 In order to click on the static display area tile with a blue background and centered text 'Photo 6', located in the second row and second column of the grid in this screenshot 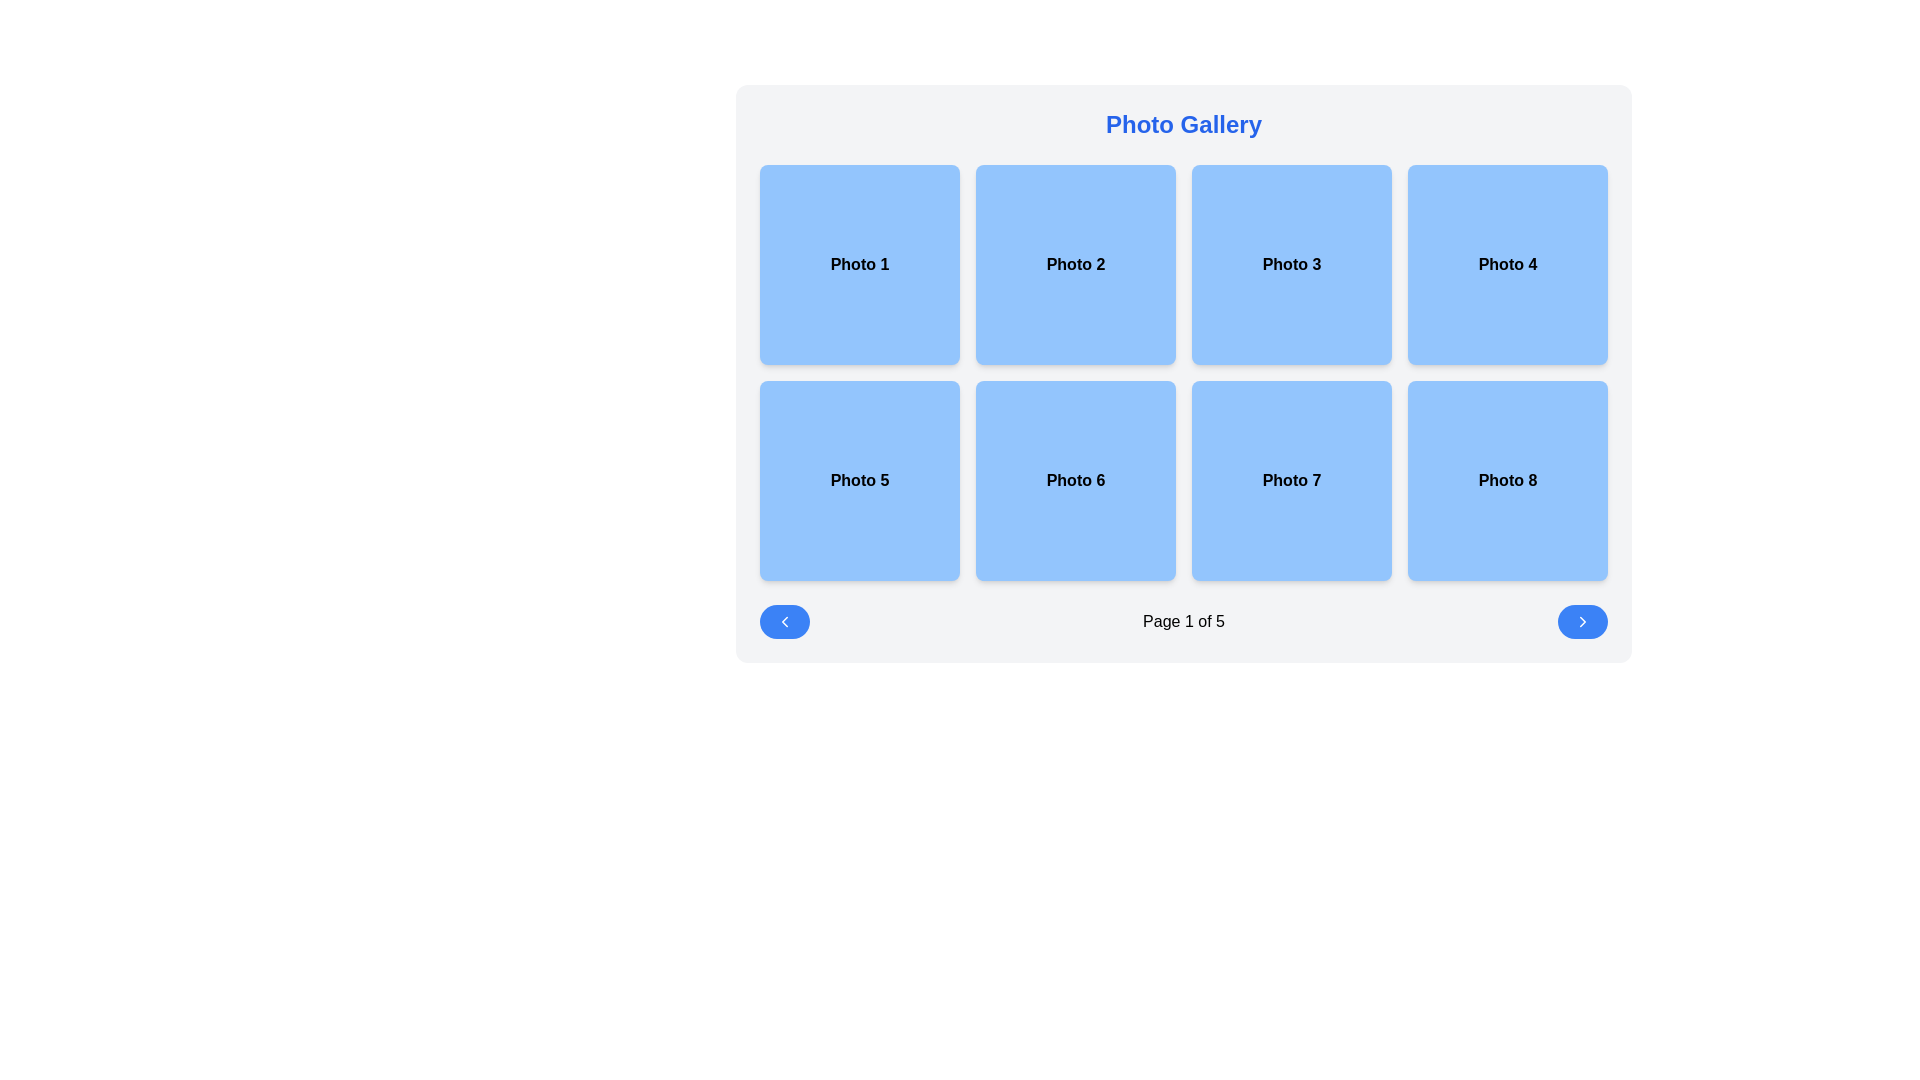, I will do `click(1074, 481)`.